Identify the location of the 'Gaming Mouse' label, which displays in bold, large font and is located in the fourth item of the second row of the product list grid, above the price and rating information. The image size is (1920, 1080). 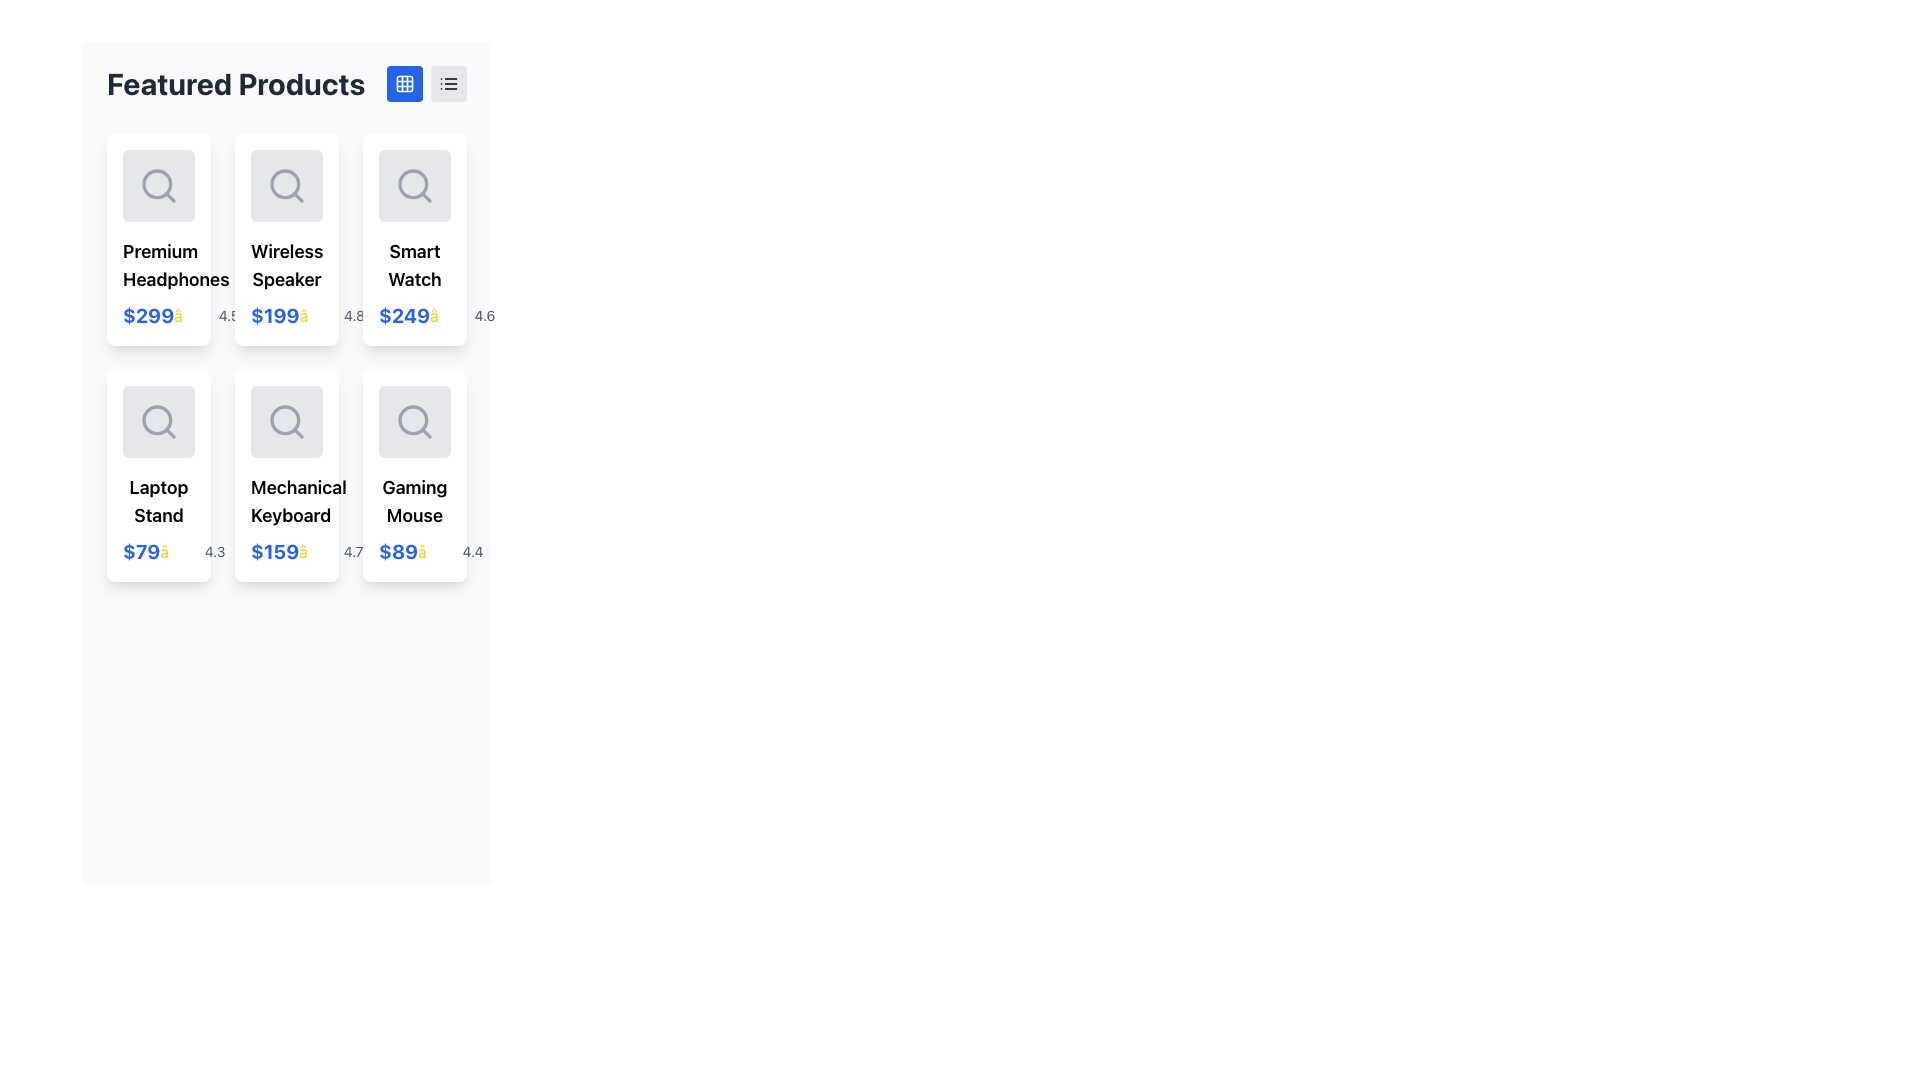
(413, 500).